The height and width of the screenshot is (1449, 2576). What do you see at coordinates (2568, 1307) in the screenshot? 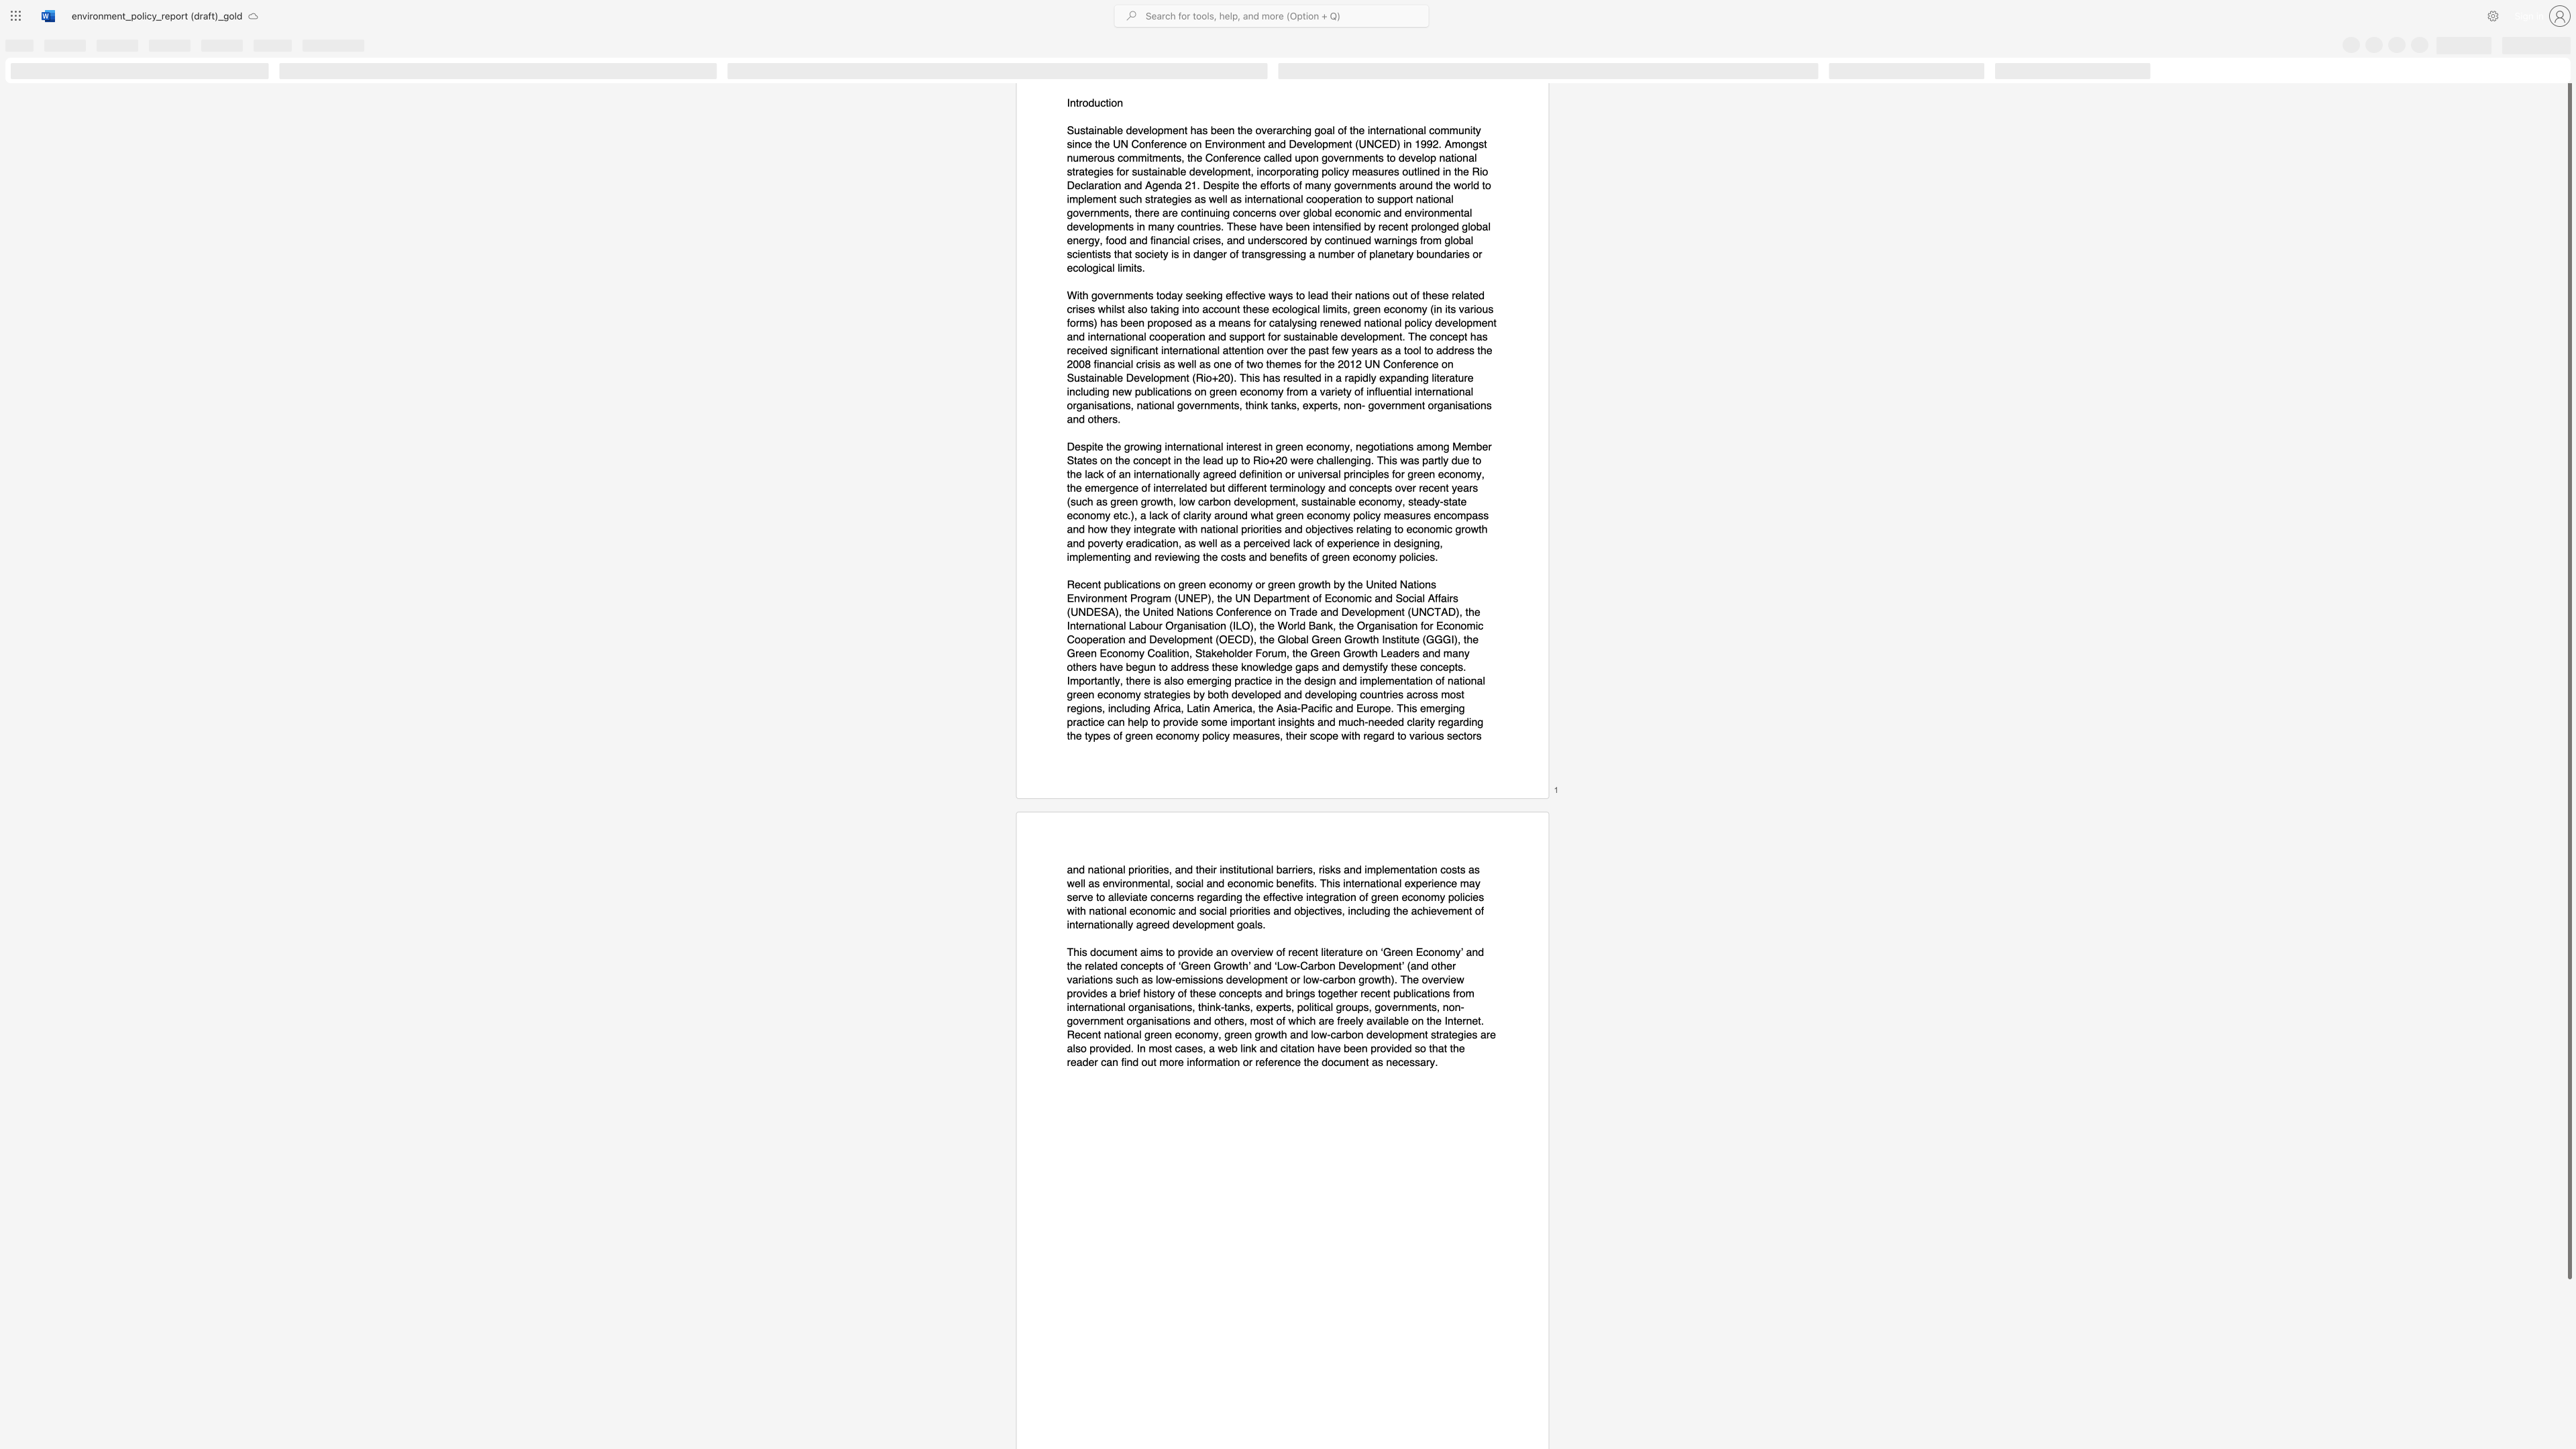
I see `the scrollbar on the right side to scroll the page down` at bounding box center [2568, 1307].